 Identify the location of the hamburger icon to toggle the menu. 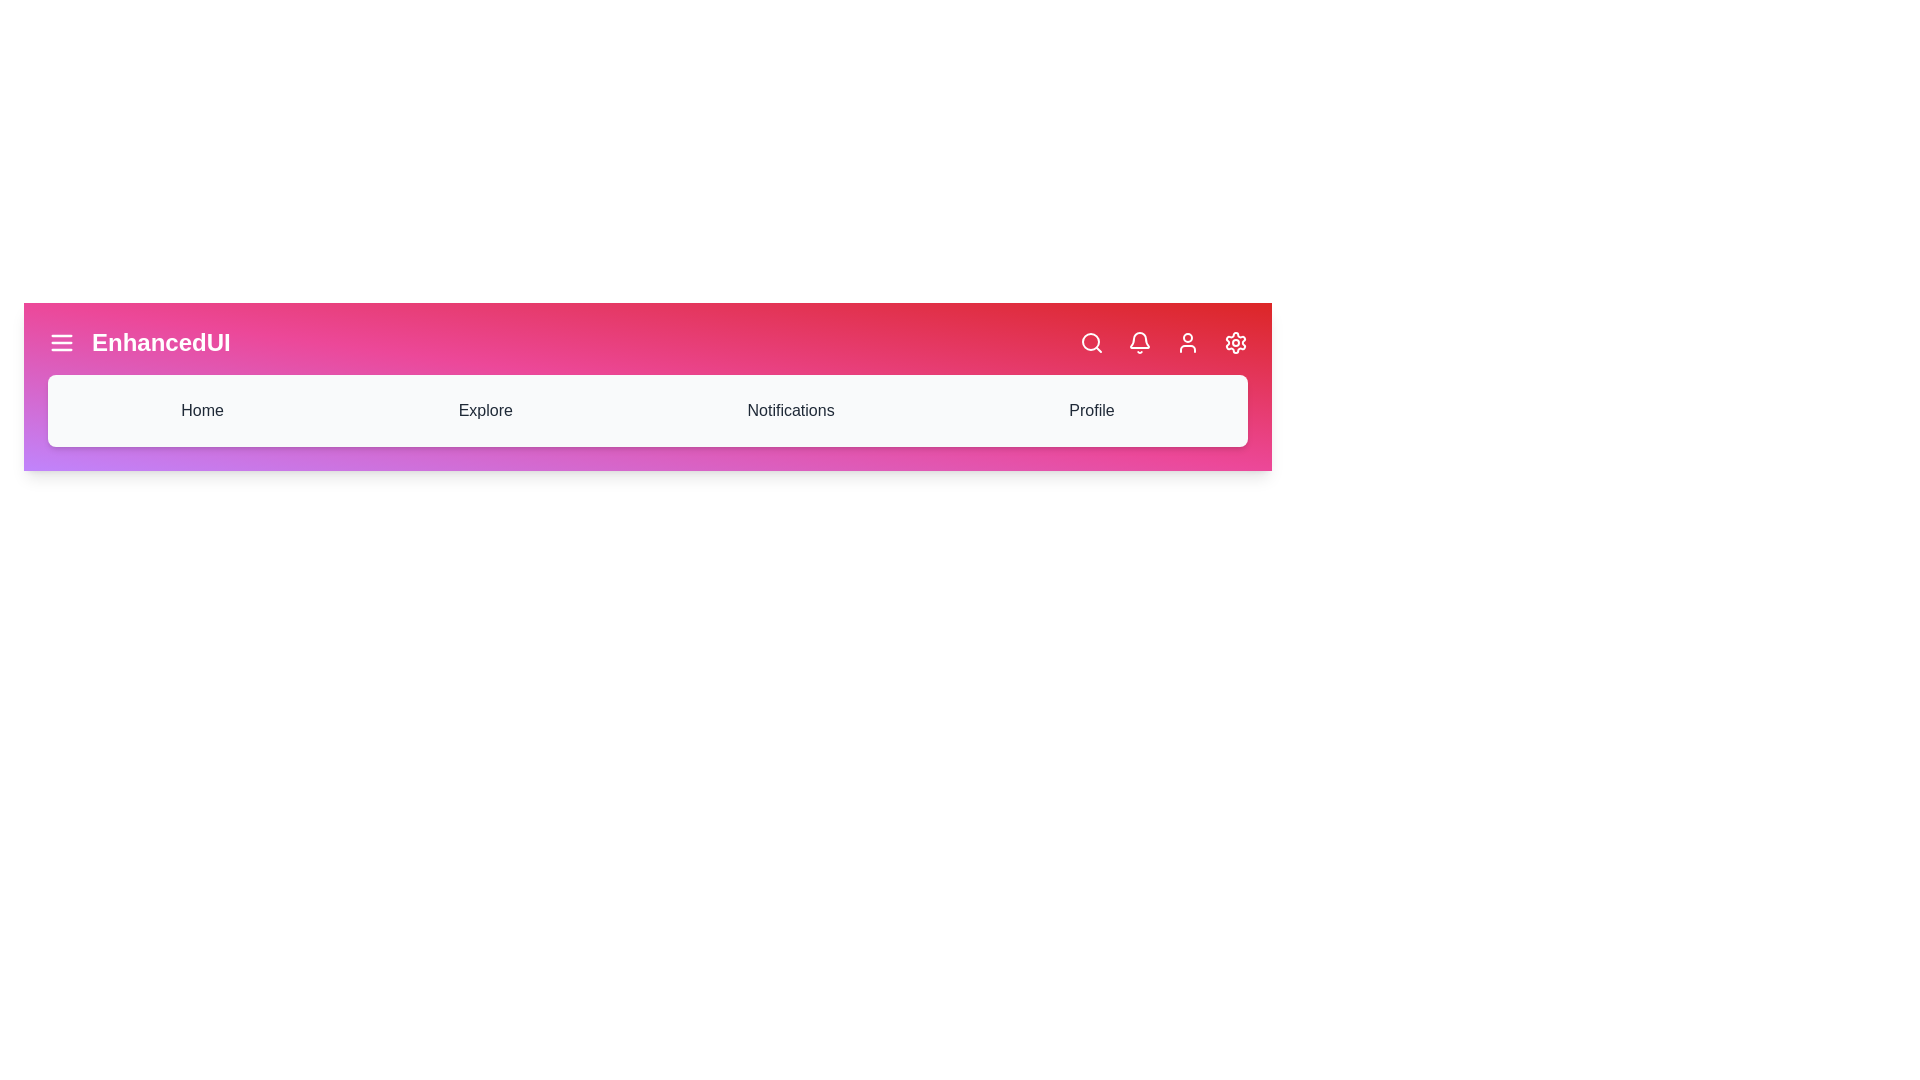
(62, 342).